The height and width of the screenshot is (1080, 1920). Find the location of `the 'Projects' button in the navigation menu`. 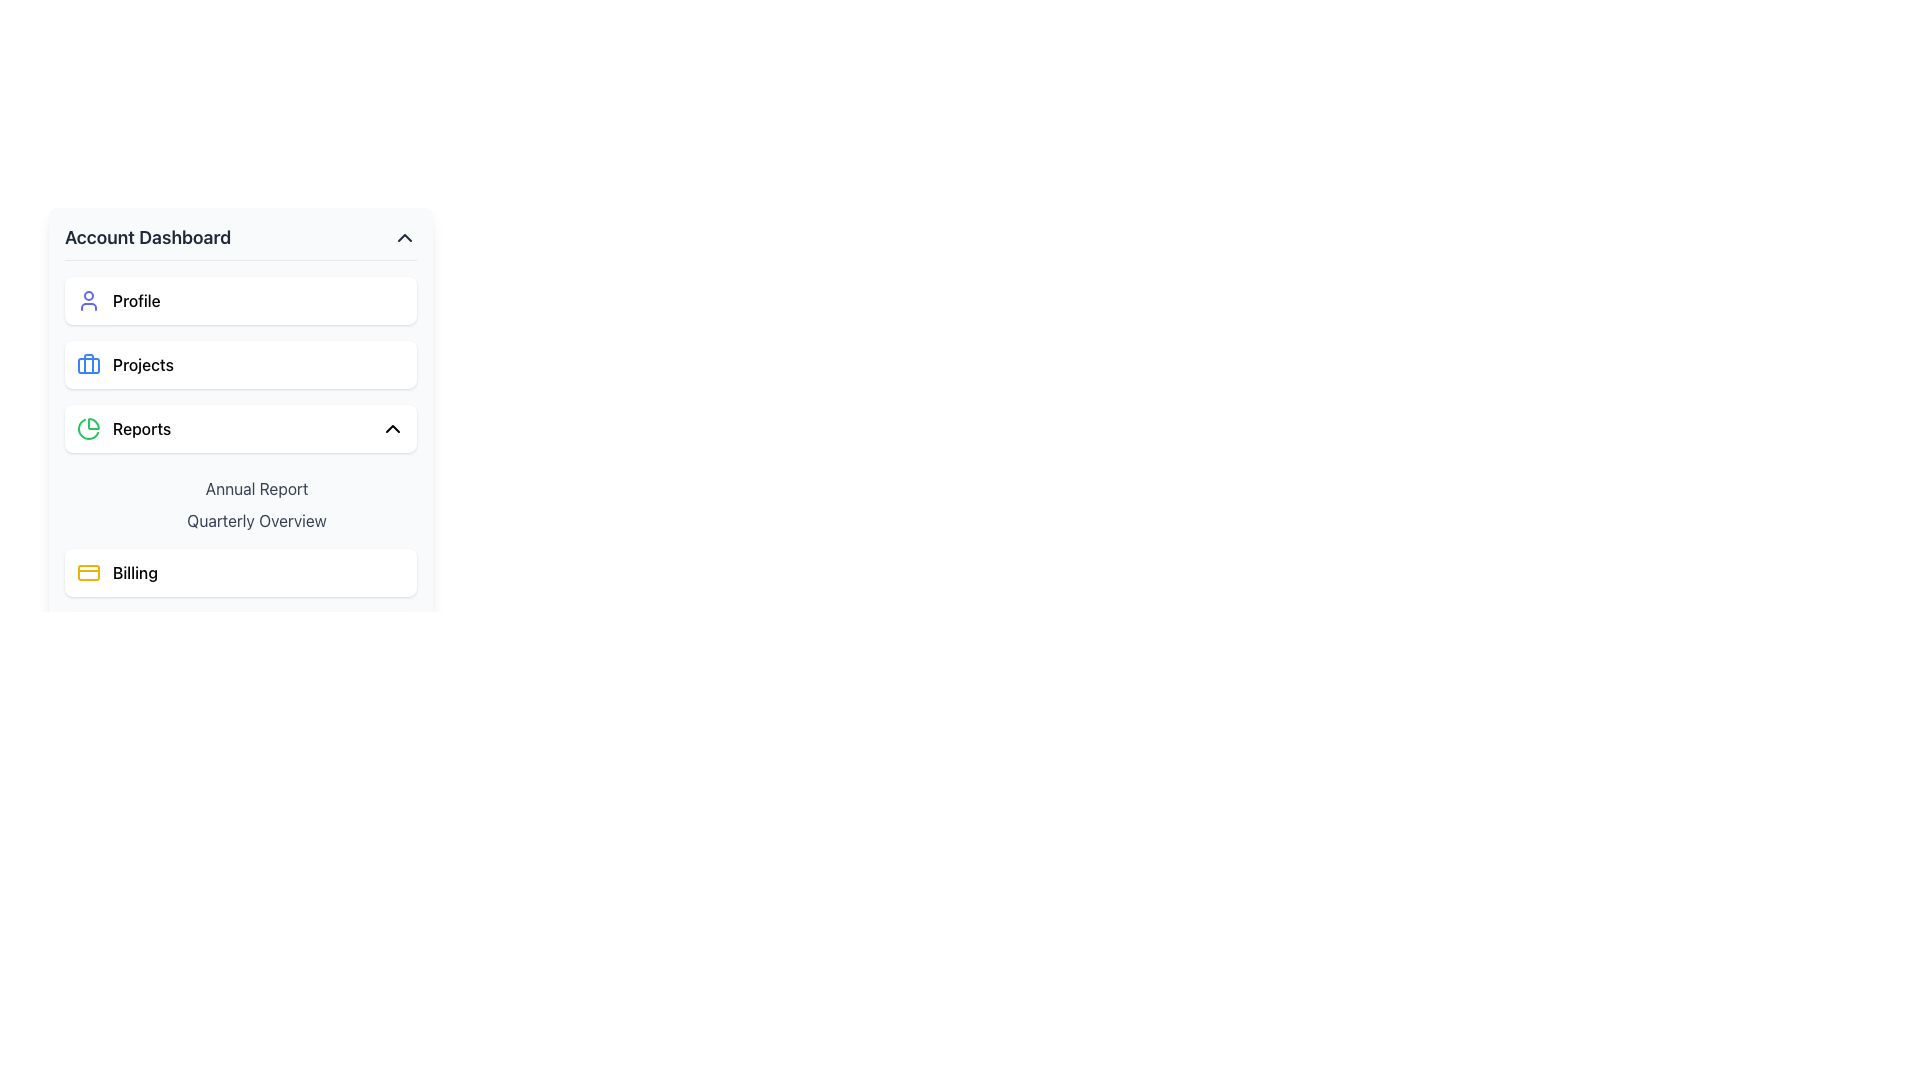

the 'Projects' button in the navigation menu is located at coordinates (240, 365).